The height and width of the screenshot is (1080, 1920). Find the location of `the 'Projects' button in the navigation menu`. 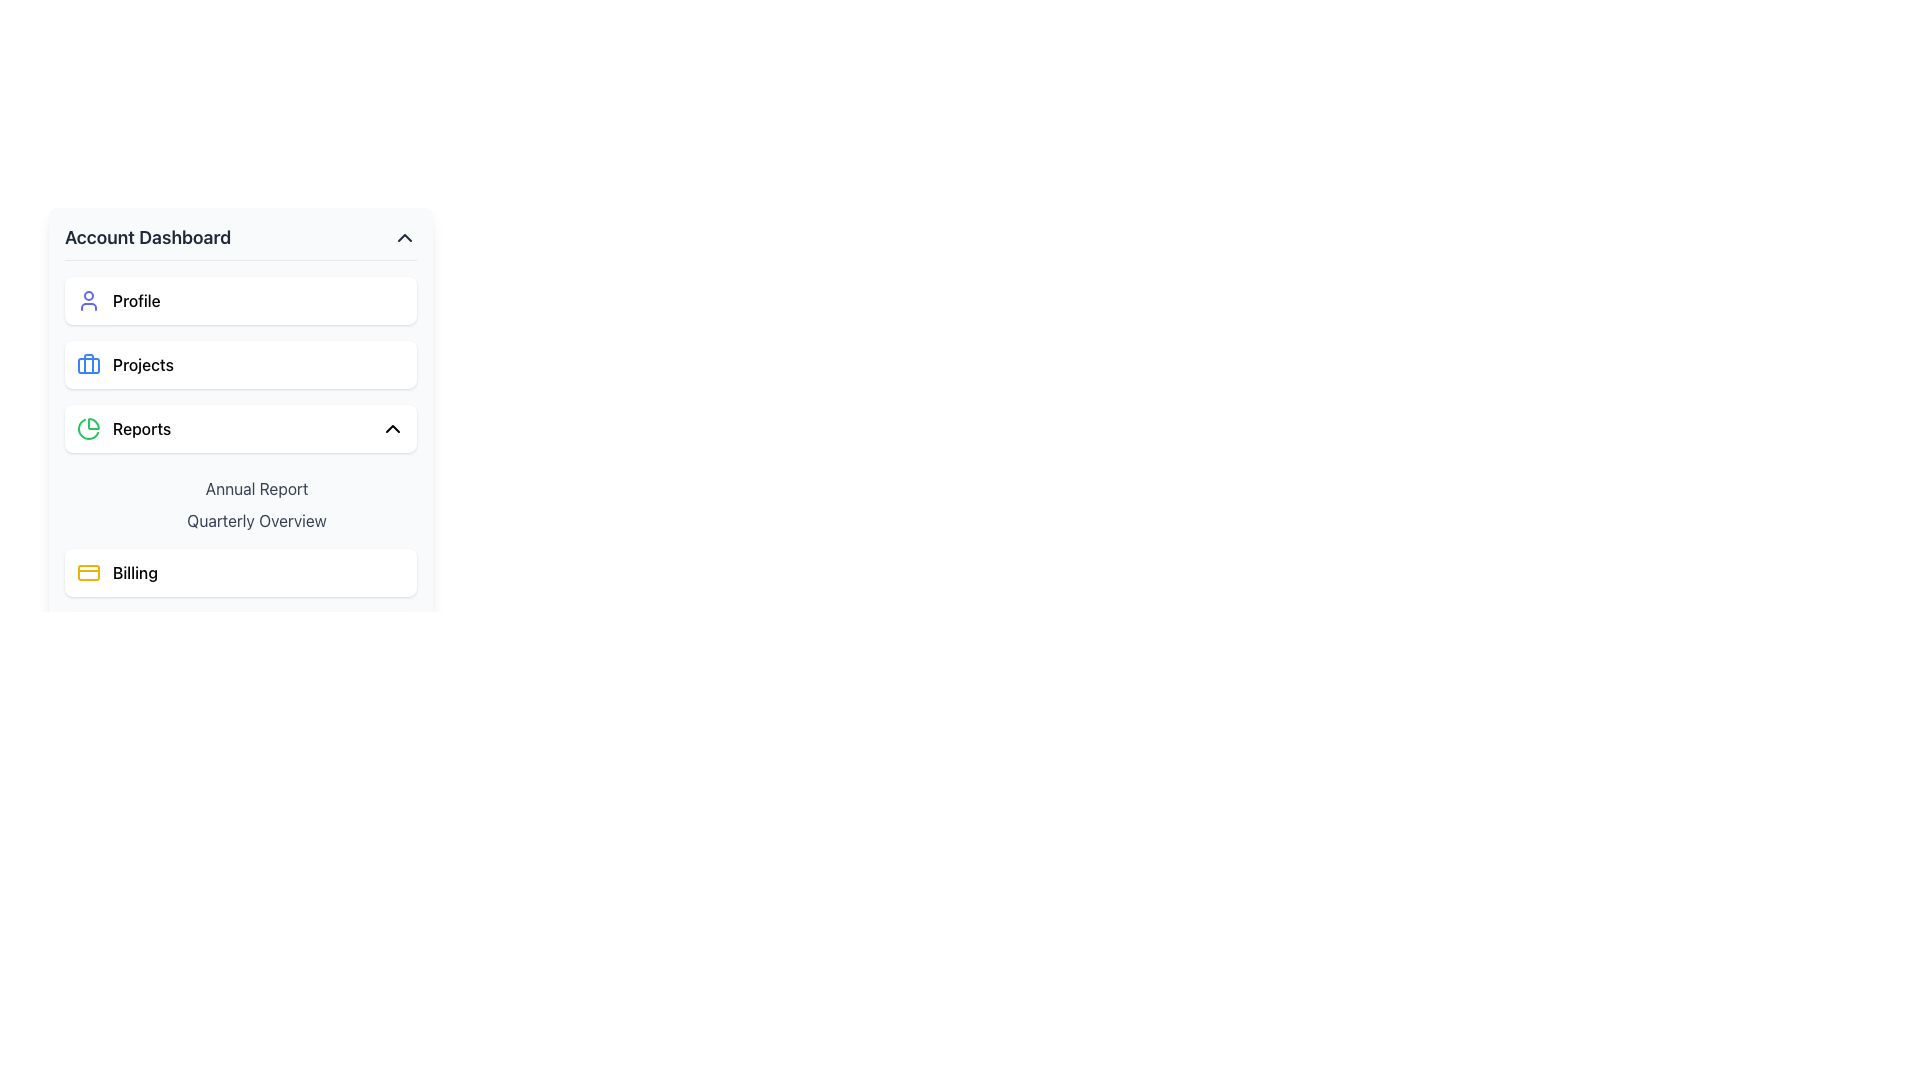

the 'Projects' button in the navigation menu is located at coordinates (240, 365).